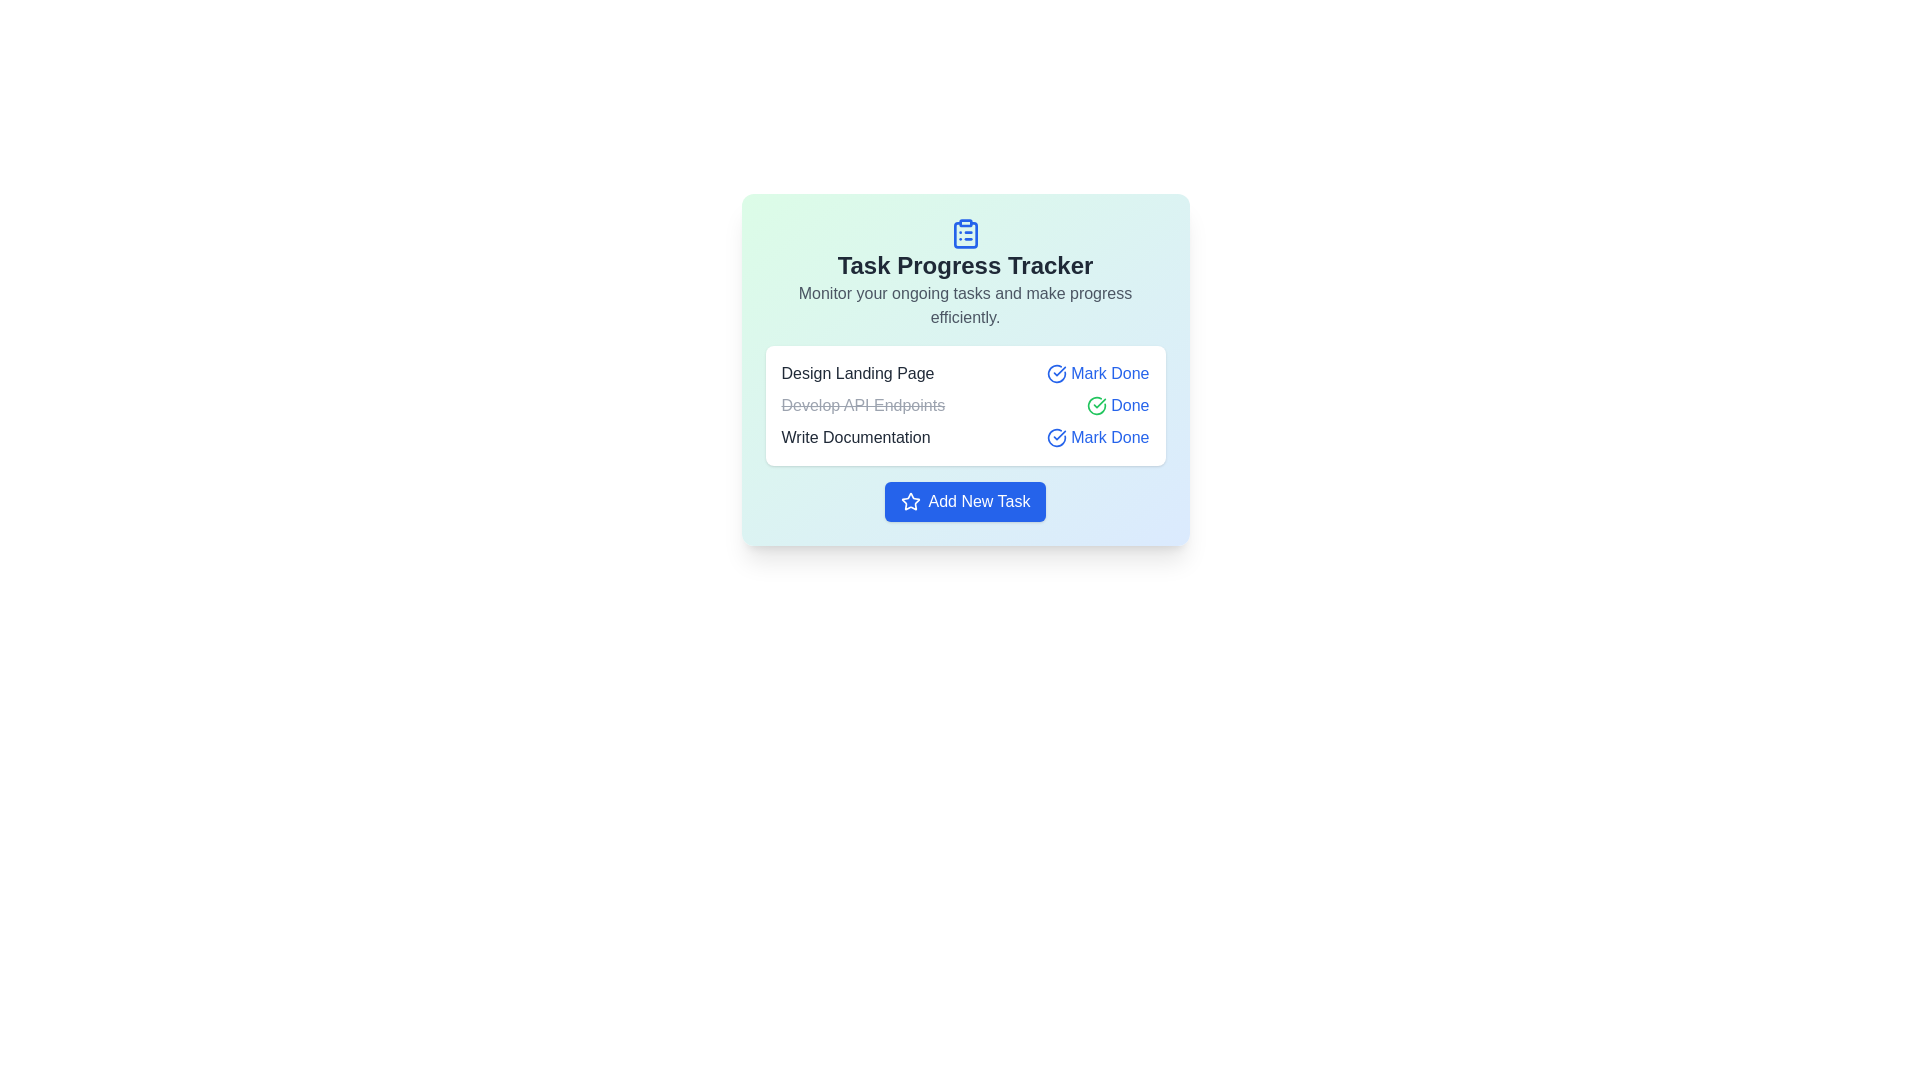  What do you see at coordinates (965, 234) in the screenshot?
I see `the clipboard icon with a checklist at the top-center of the task tracker interface` at bounding box center [965, 234].